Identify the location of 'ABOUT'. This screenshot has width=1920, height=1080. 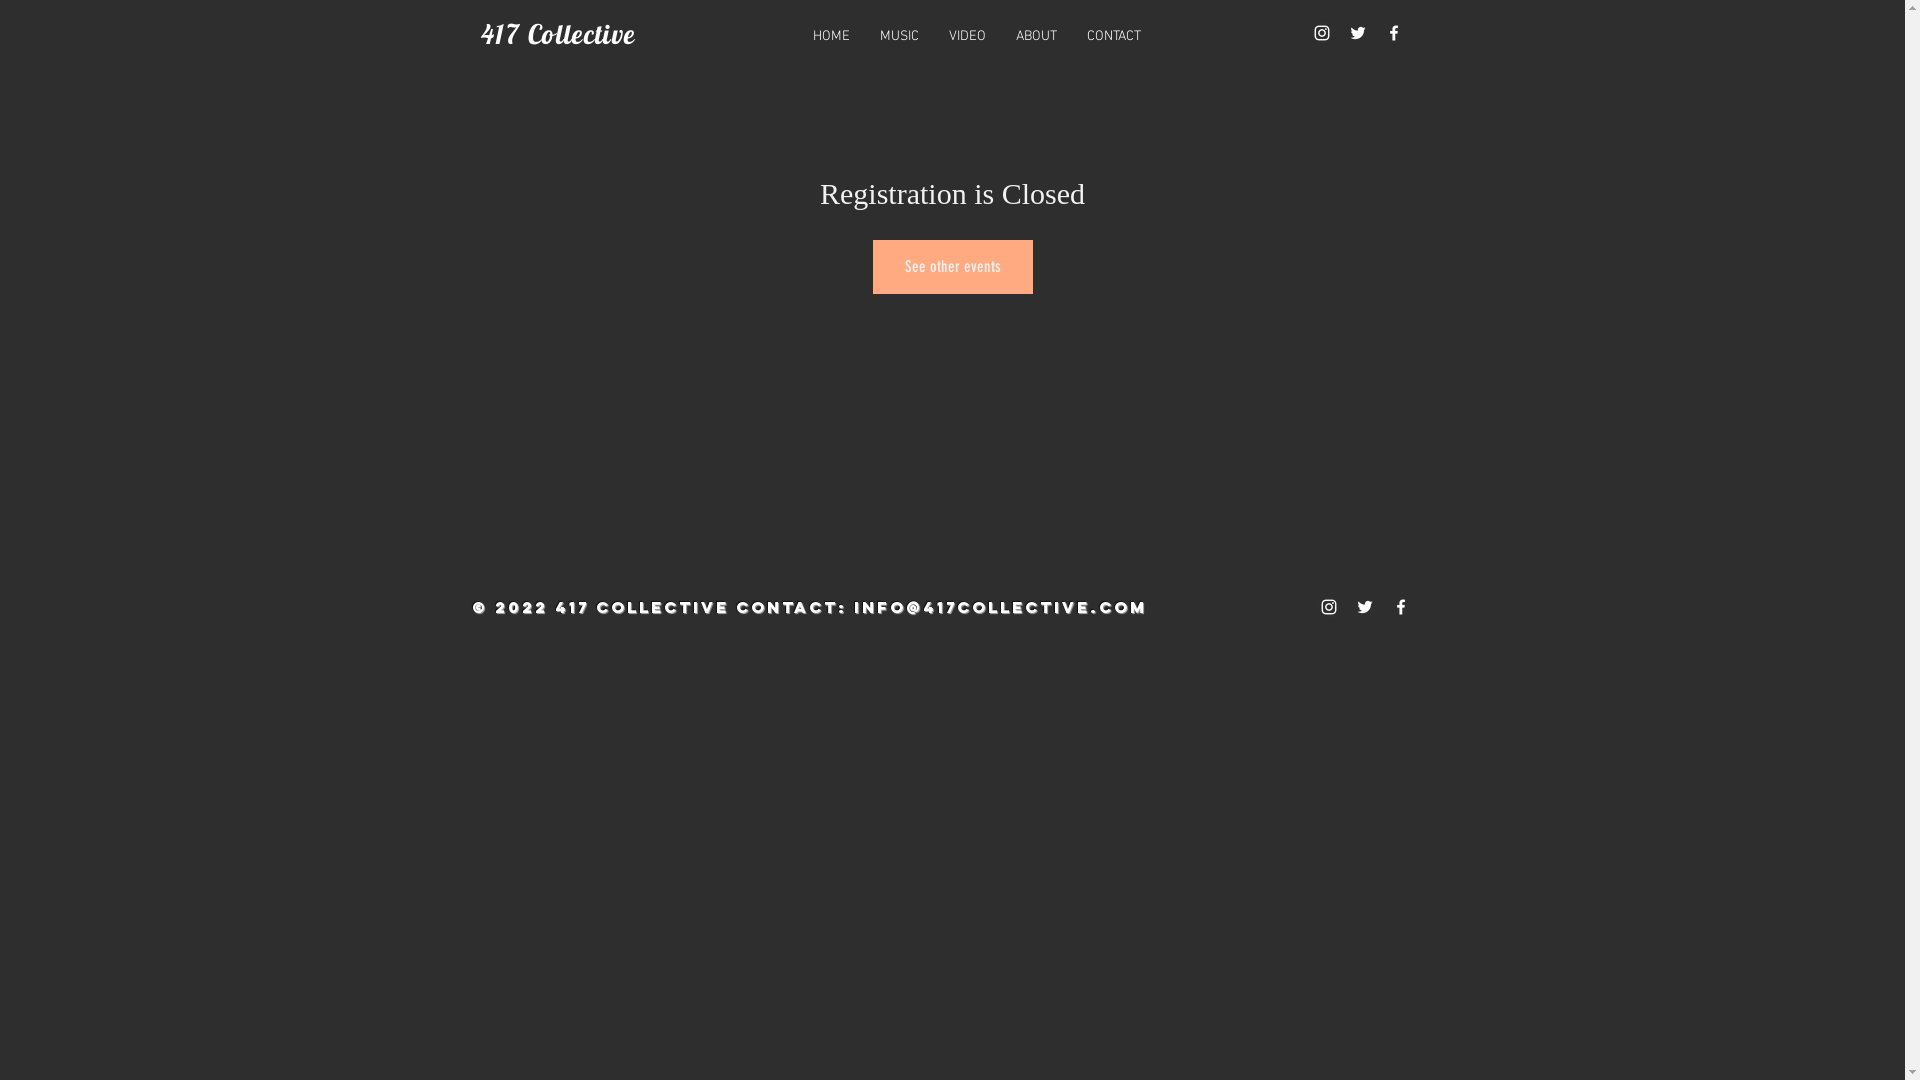
(1036, 37).